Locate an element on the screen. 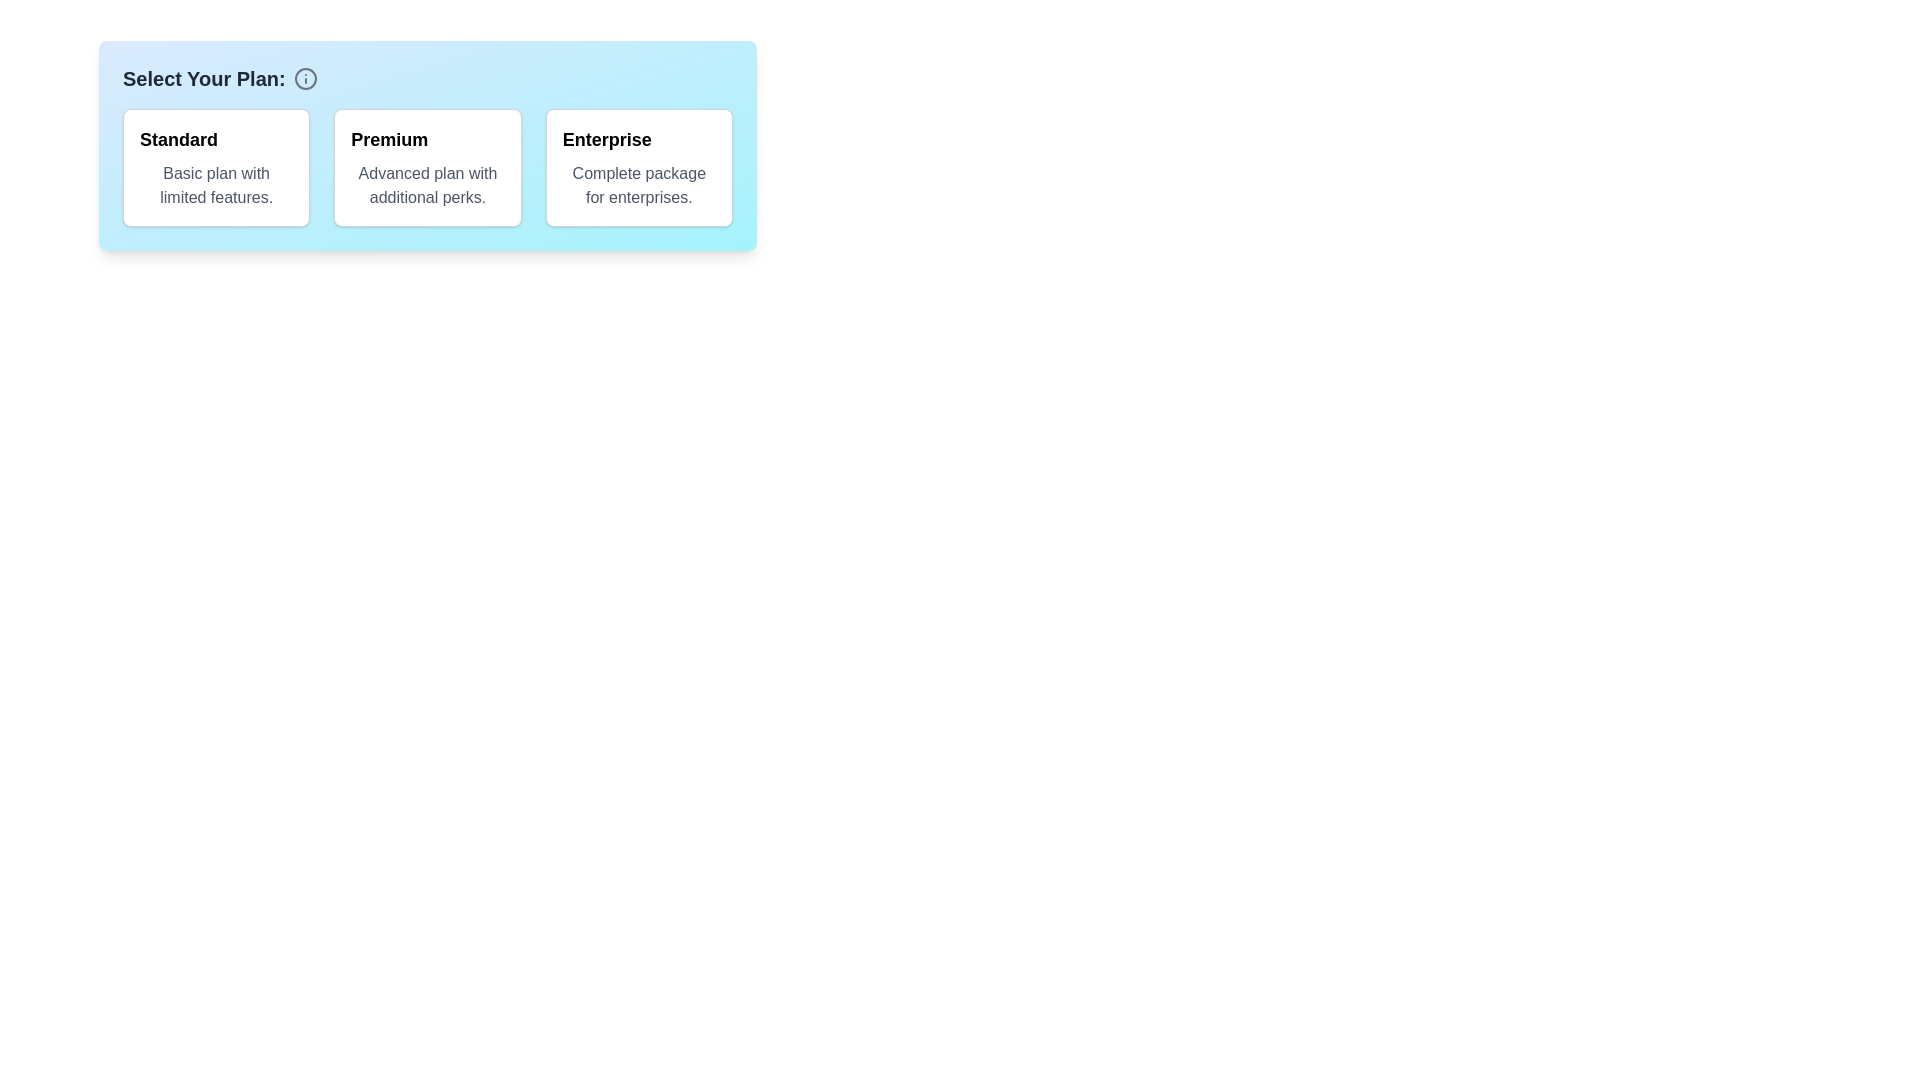 The image size is (1920, 1080). the 'Premium' option card, which is the second card in a row of three is located at coordinates (426, 145).